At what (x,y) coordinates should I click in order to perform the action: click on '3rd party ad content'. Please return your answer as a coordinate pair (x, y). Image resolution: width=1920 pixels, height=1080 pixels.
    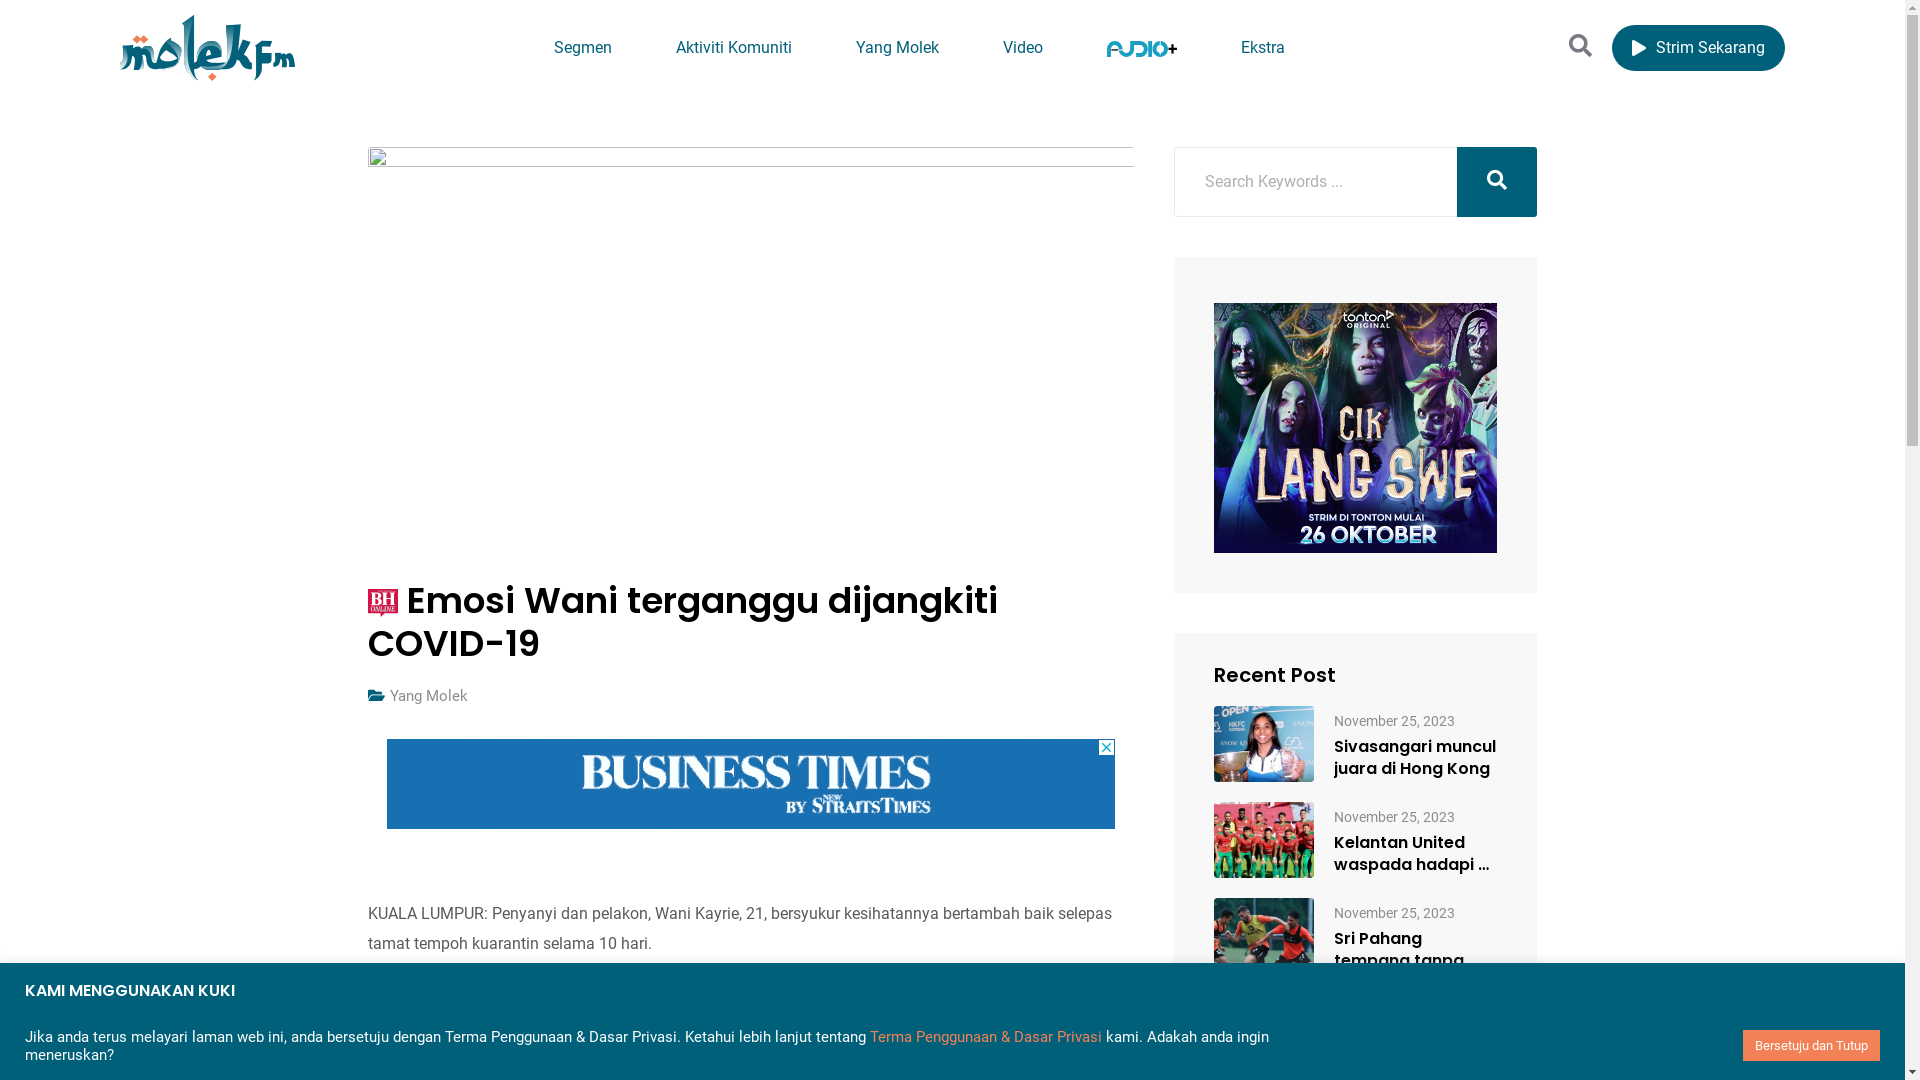
    Looking at the image, I should click on (1355, 427).